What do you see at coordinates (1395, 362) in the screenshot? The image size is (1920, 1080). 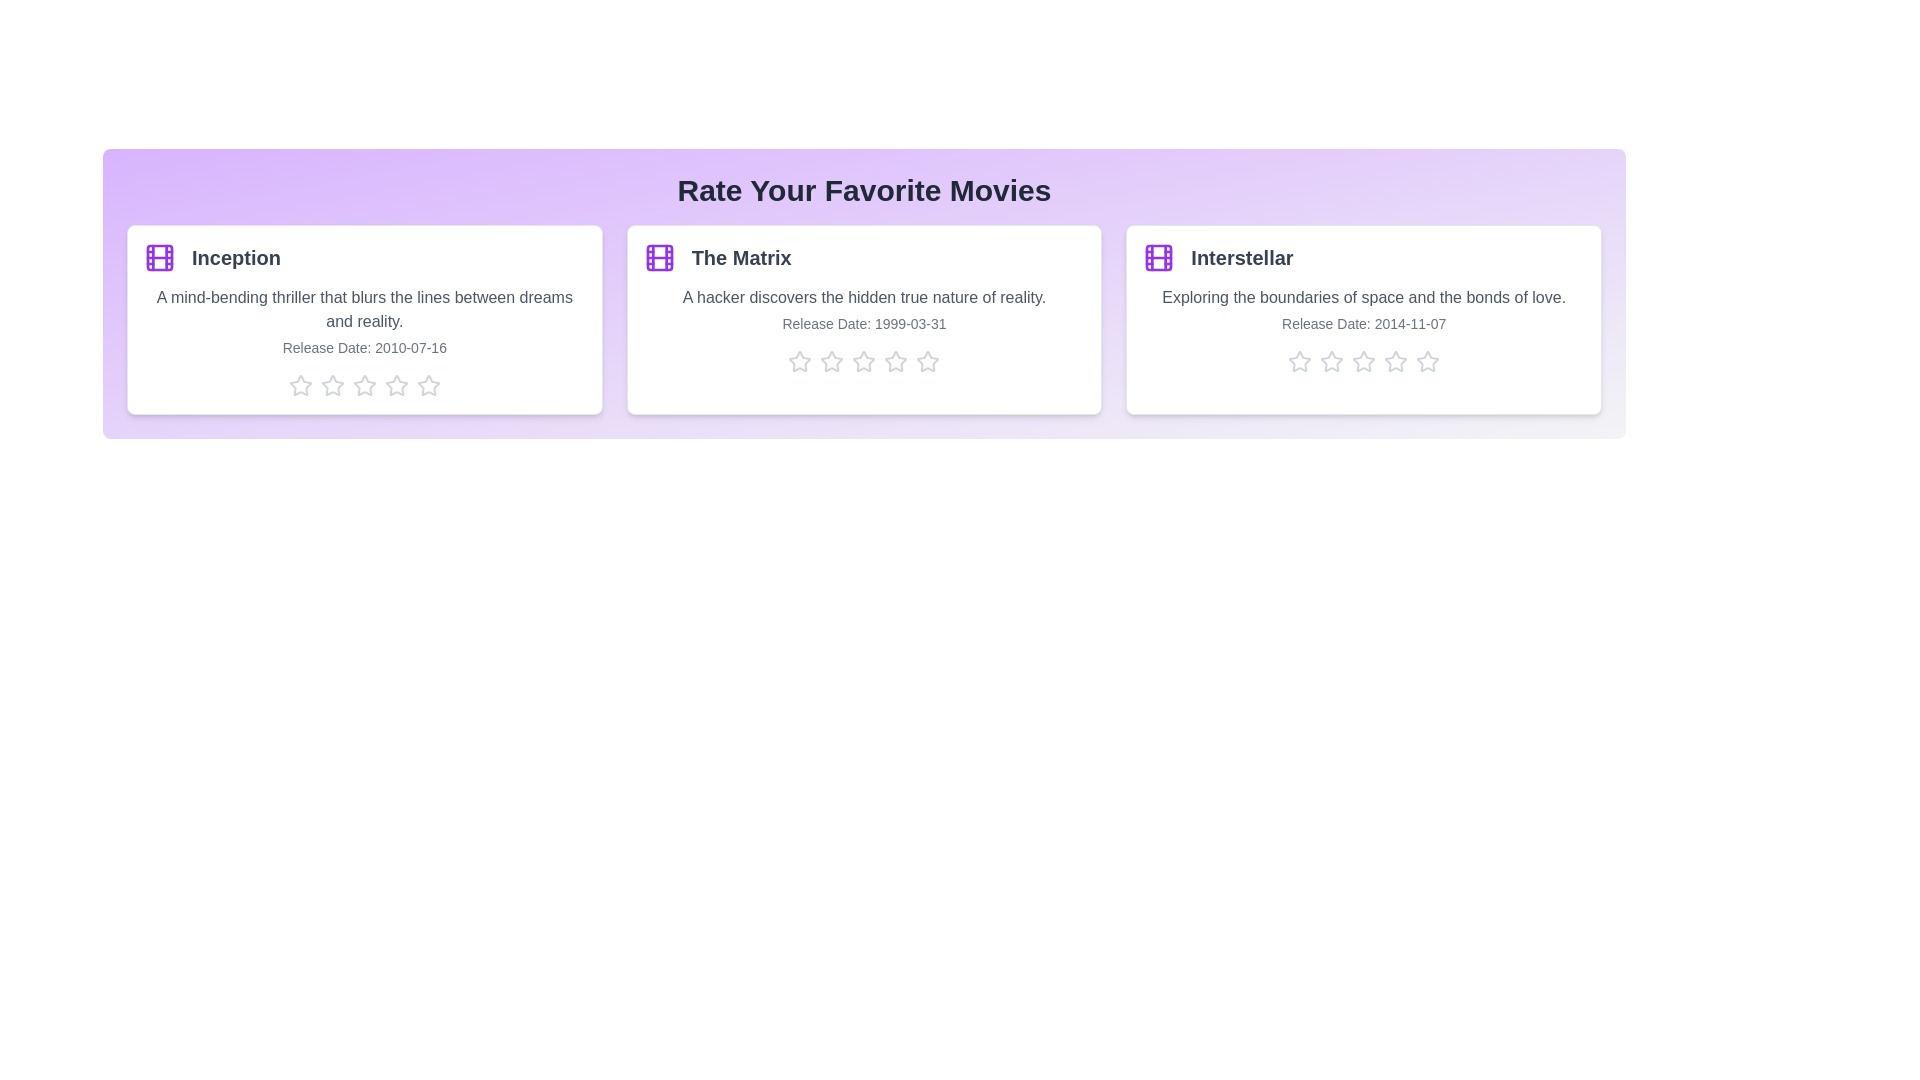 I see `the star corresponding to 4 stars for the movie Interstellar` at bounding box center [1395, 362].